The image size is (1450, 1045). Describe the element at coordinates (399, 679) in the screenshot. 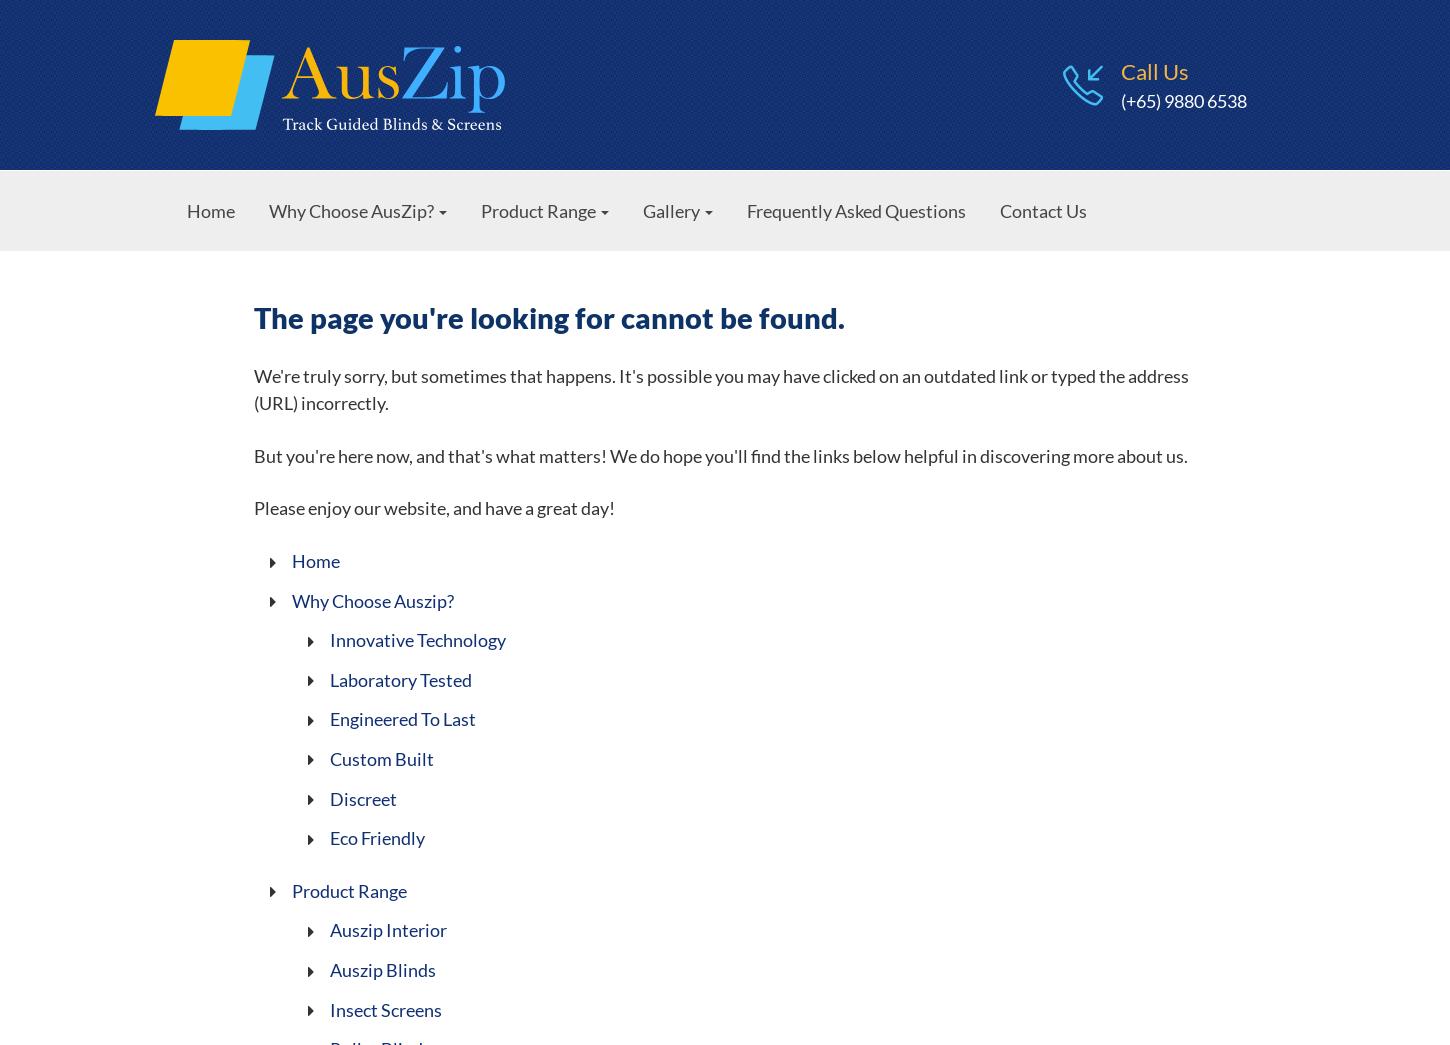

I see `'Laboratory Tested'` at that location.